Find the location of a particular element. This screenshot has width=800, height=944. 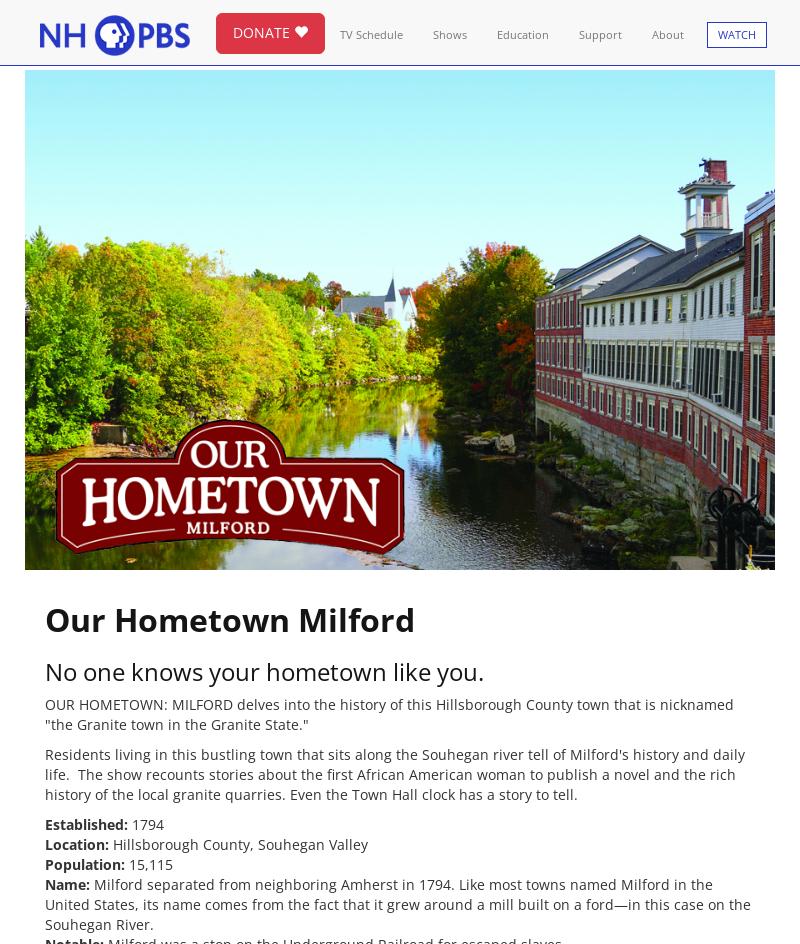

'Population:' is located at coordinates (84, 863).